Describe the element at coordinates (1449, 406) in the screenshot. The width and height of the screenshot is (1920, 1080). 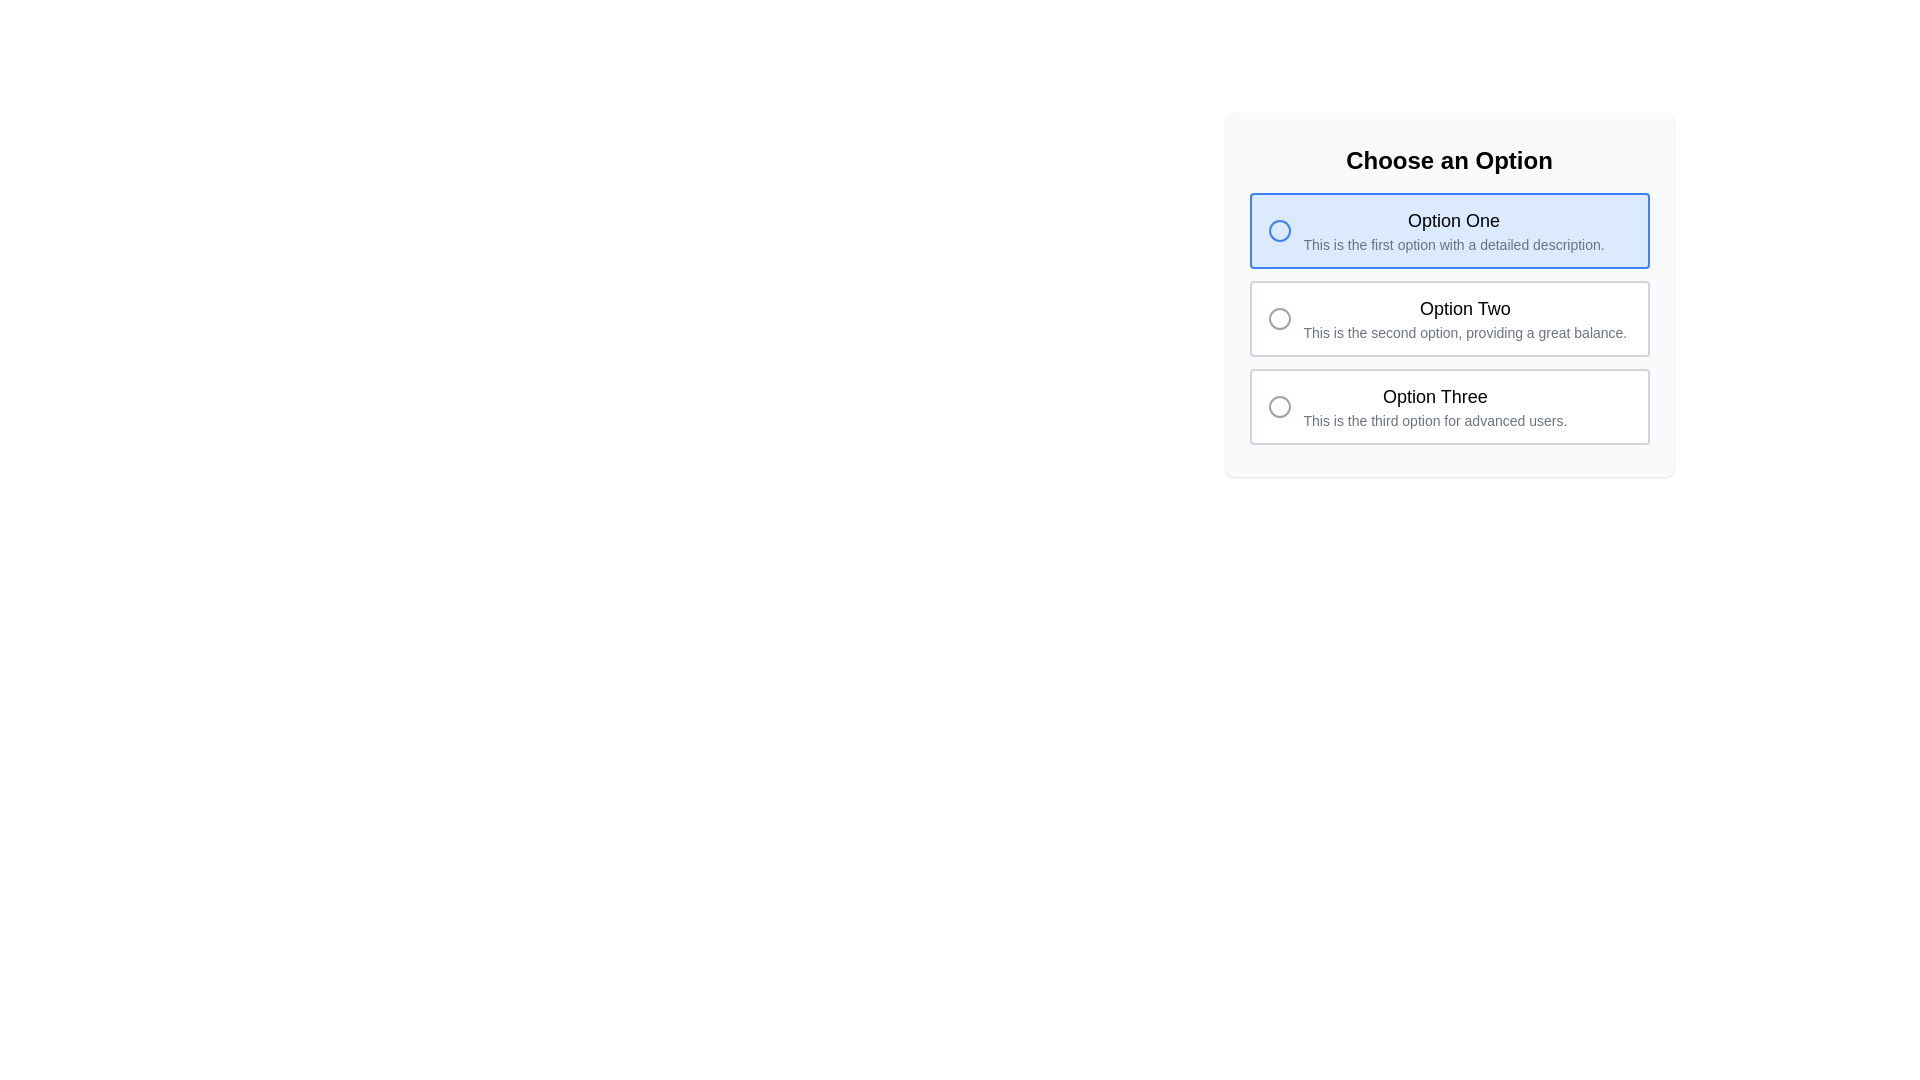
I see `the third selectable option item labeled 'Option Three'` at that location.